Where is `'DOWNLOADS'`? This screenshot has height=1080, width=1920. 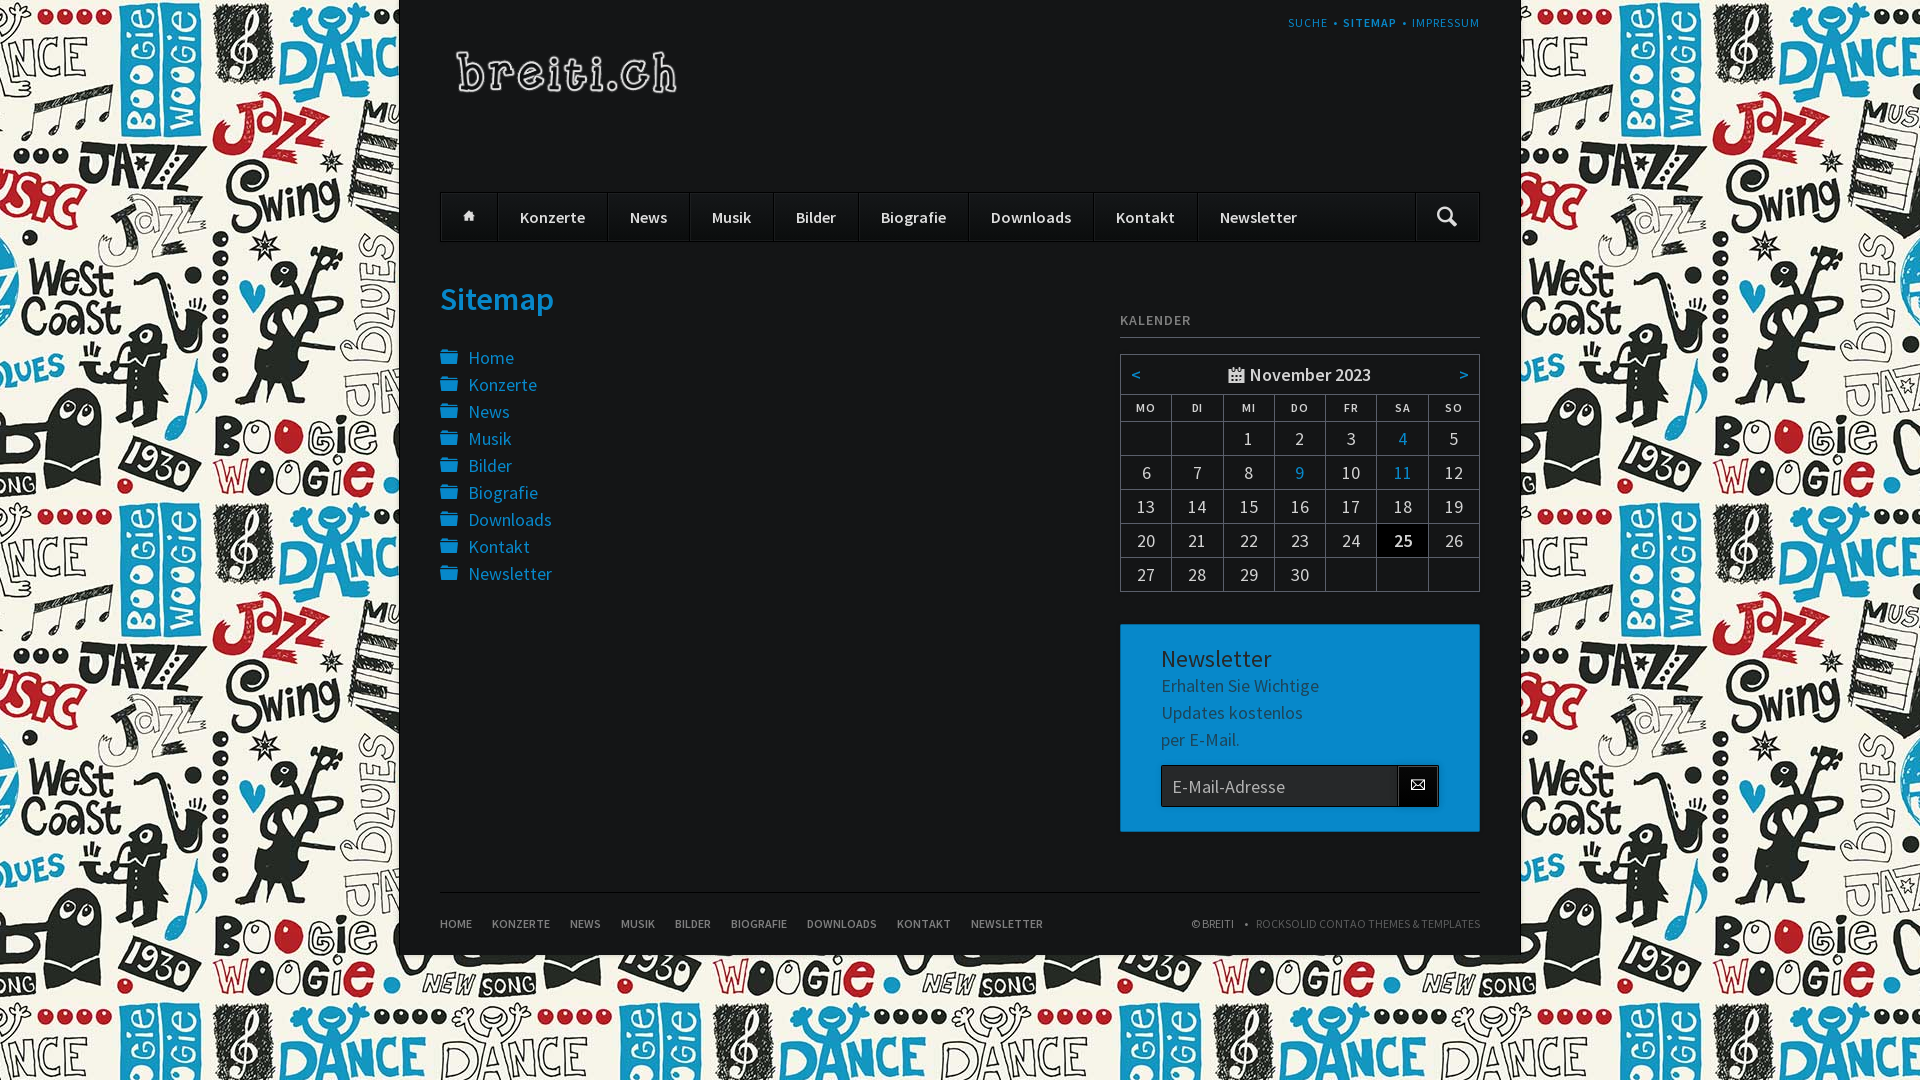 'DOWNLOADS' is located at coordinates (841, 923).